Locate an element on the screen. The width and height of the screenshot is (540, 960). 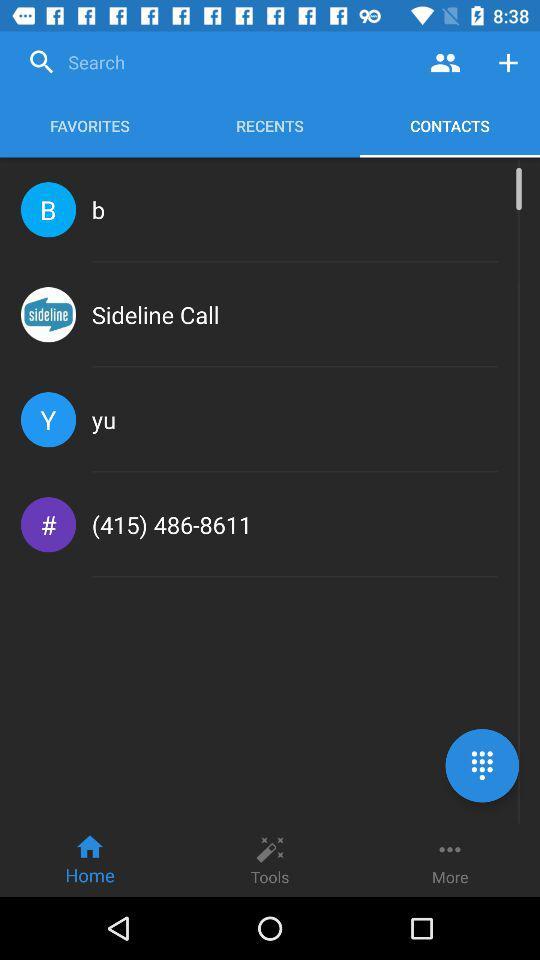
contact is located at coordinates (508, 62).